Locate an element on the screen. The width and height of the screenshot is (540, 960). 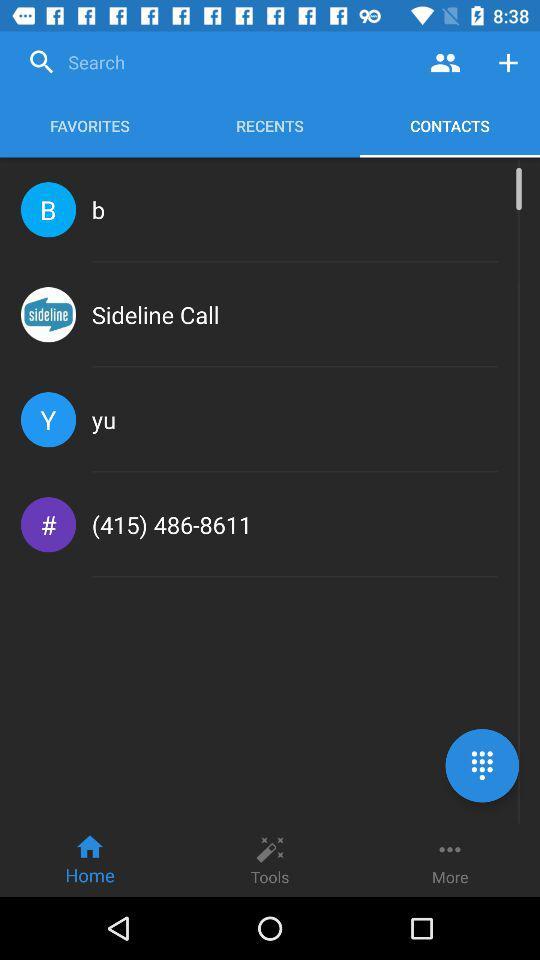
contact is located at coordinates (508, 62).